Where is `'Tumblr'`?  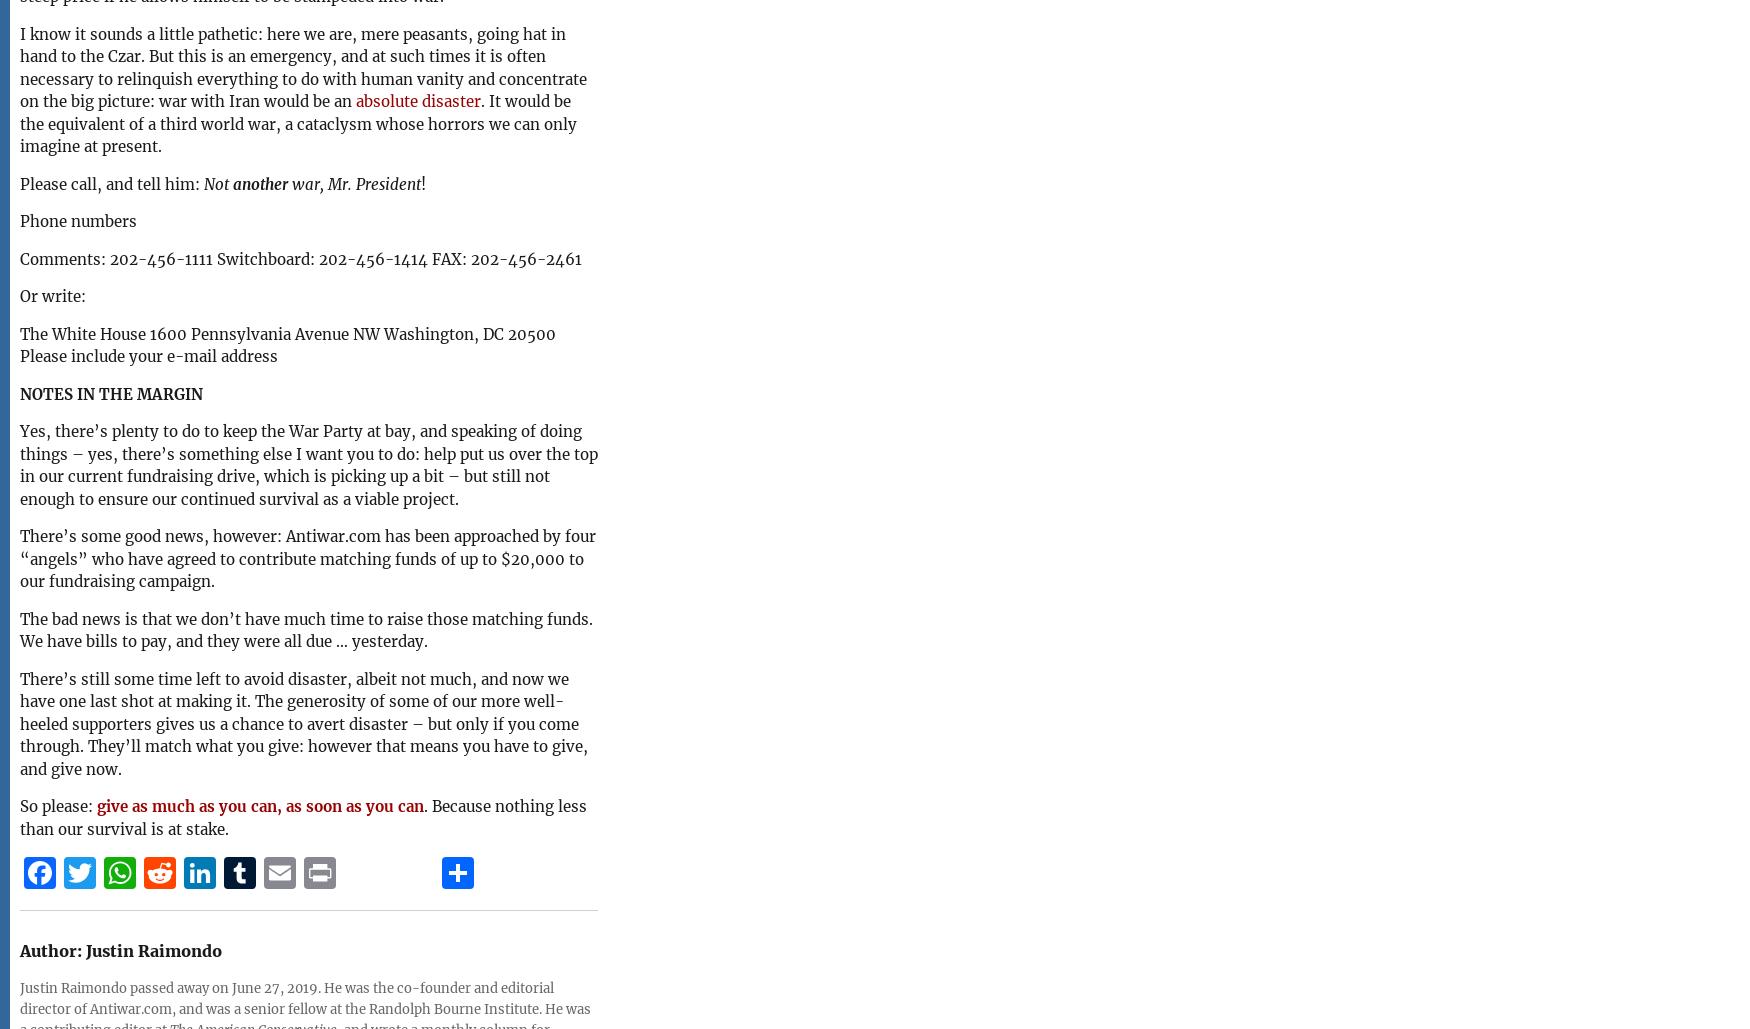
'Tumblr' is located at coordinates (255, 937).